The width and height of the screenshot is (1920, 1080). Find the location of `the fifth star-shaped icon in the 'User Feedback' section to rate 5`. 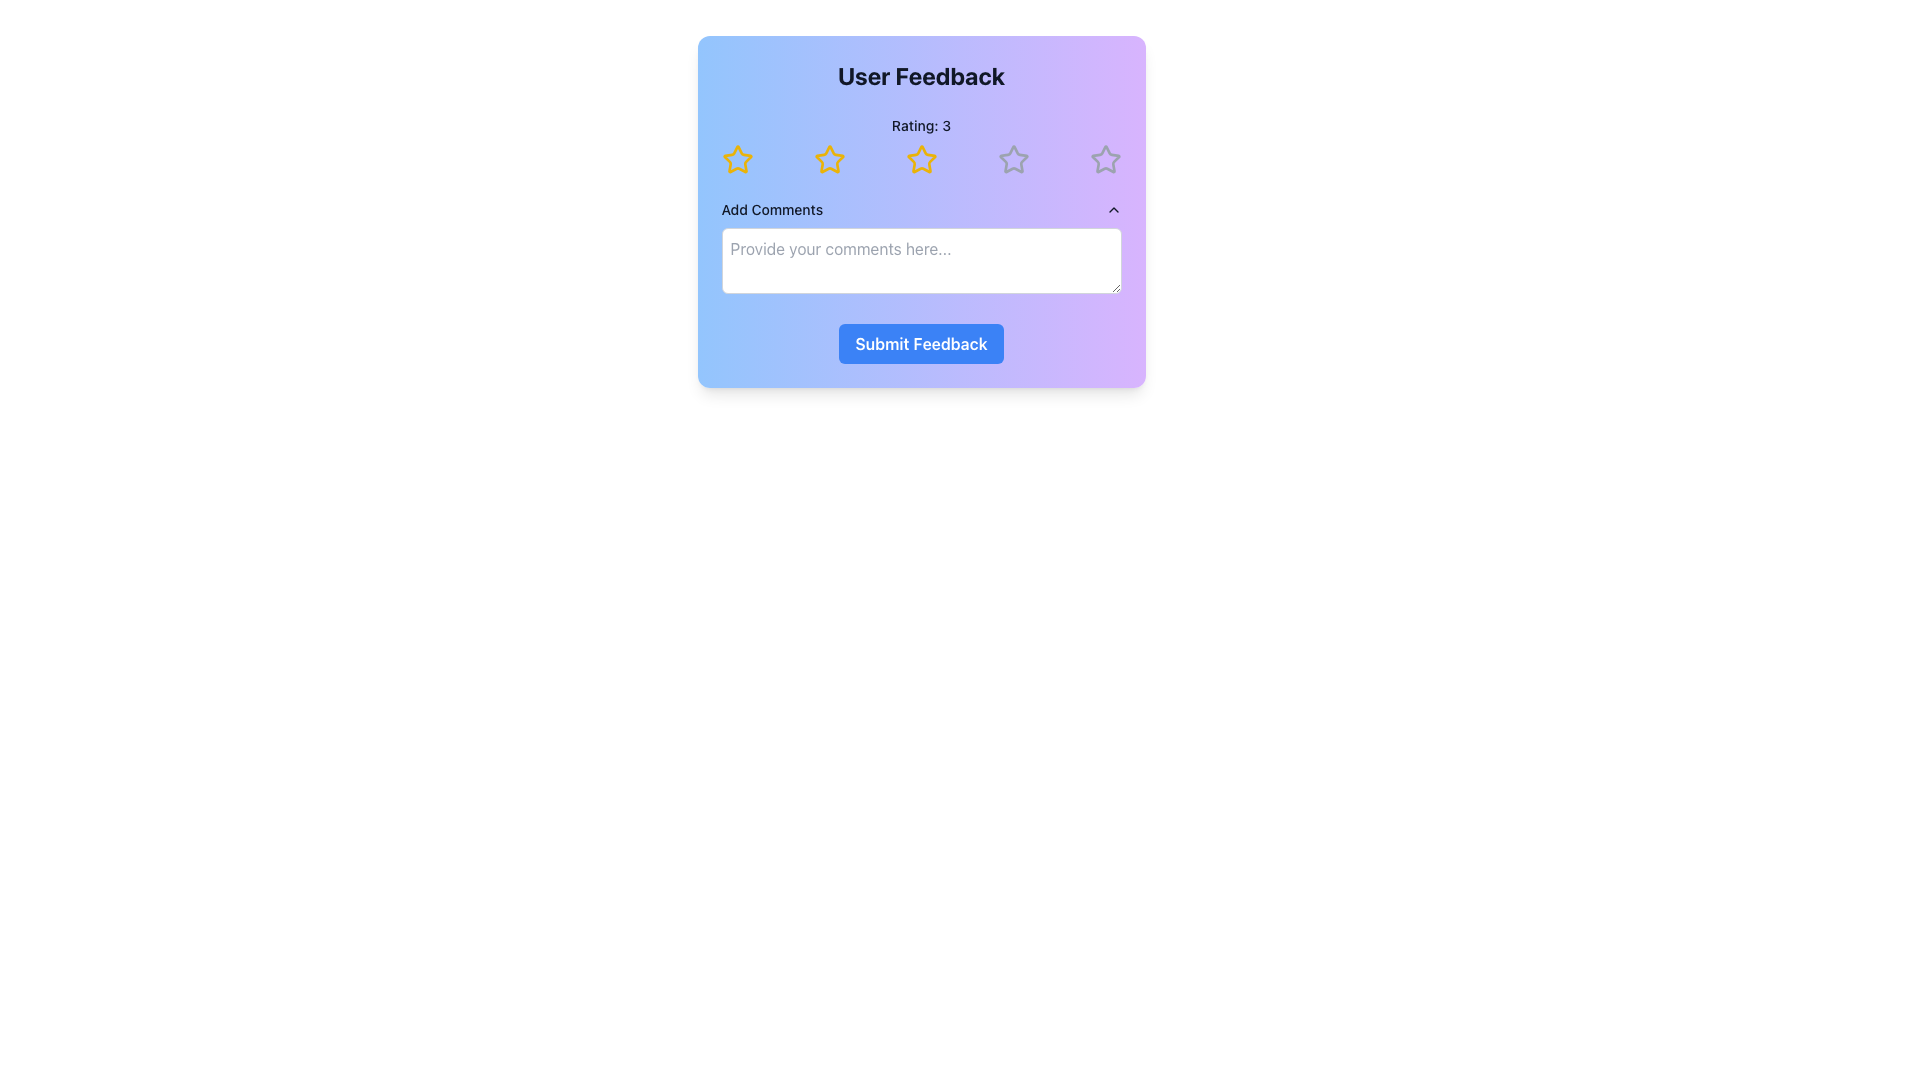

the fifth star-shaped icon in the 'User Feedback' section to rate 5 is located at coordinates (1104, 158).